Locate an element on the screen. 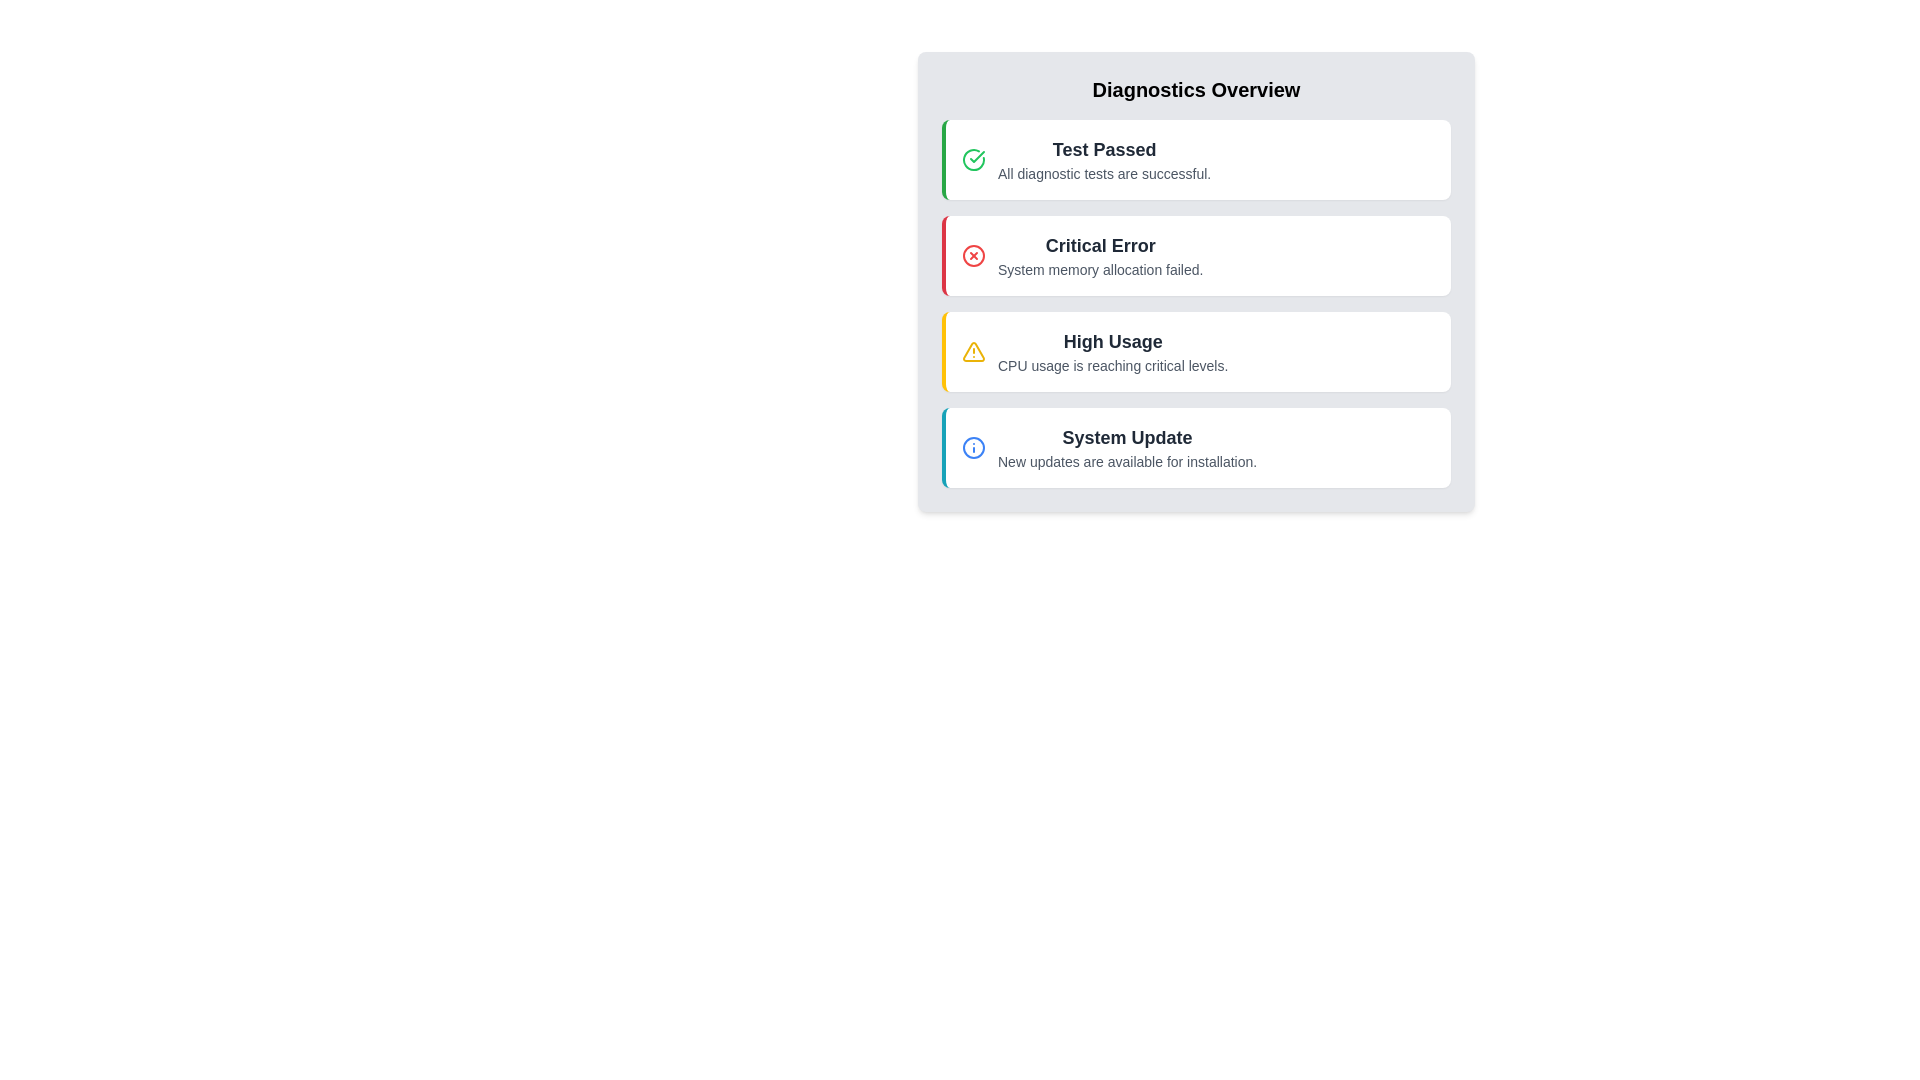 Image resolution: width=1920 pixels, height=1080 pixels. text content of the notification about new system updates located in the fourth section of the vertically aligned list inside the 'Diagnostics Overview' box is located at coordinates (1127, 446).